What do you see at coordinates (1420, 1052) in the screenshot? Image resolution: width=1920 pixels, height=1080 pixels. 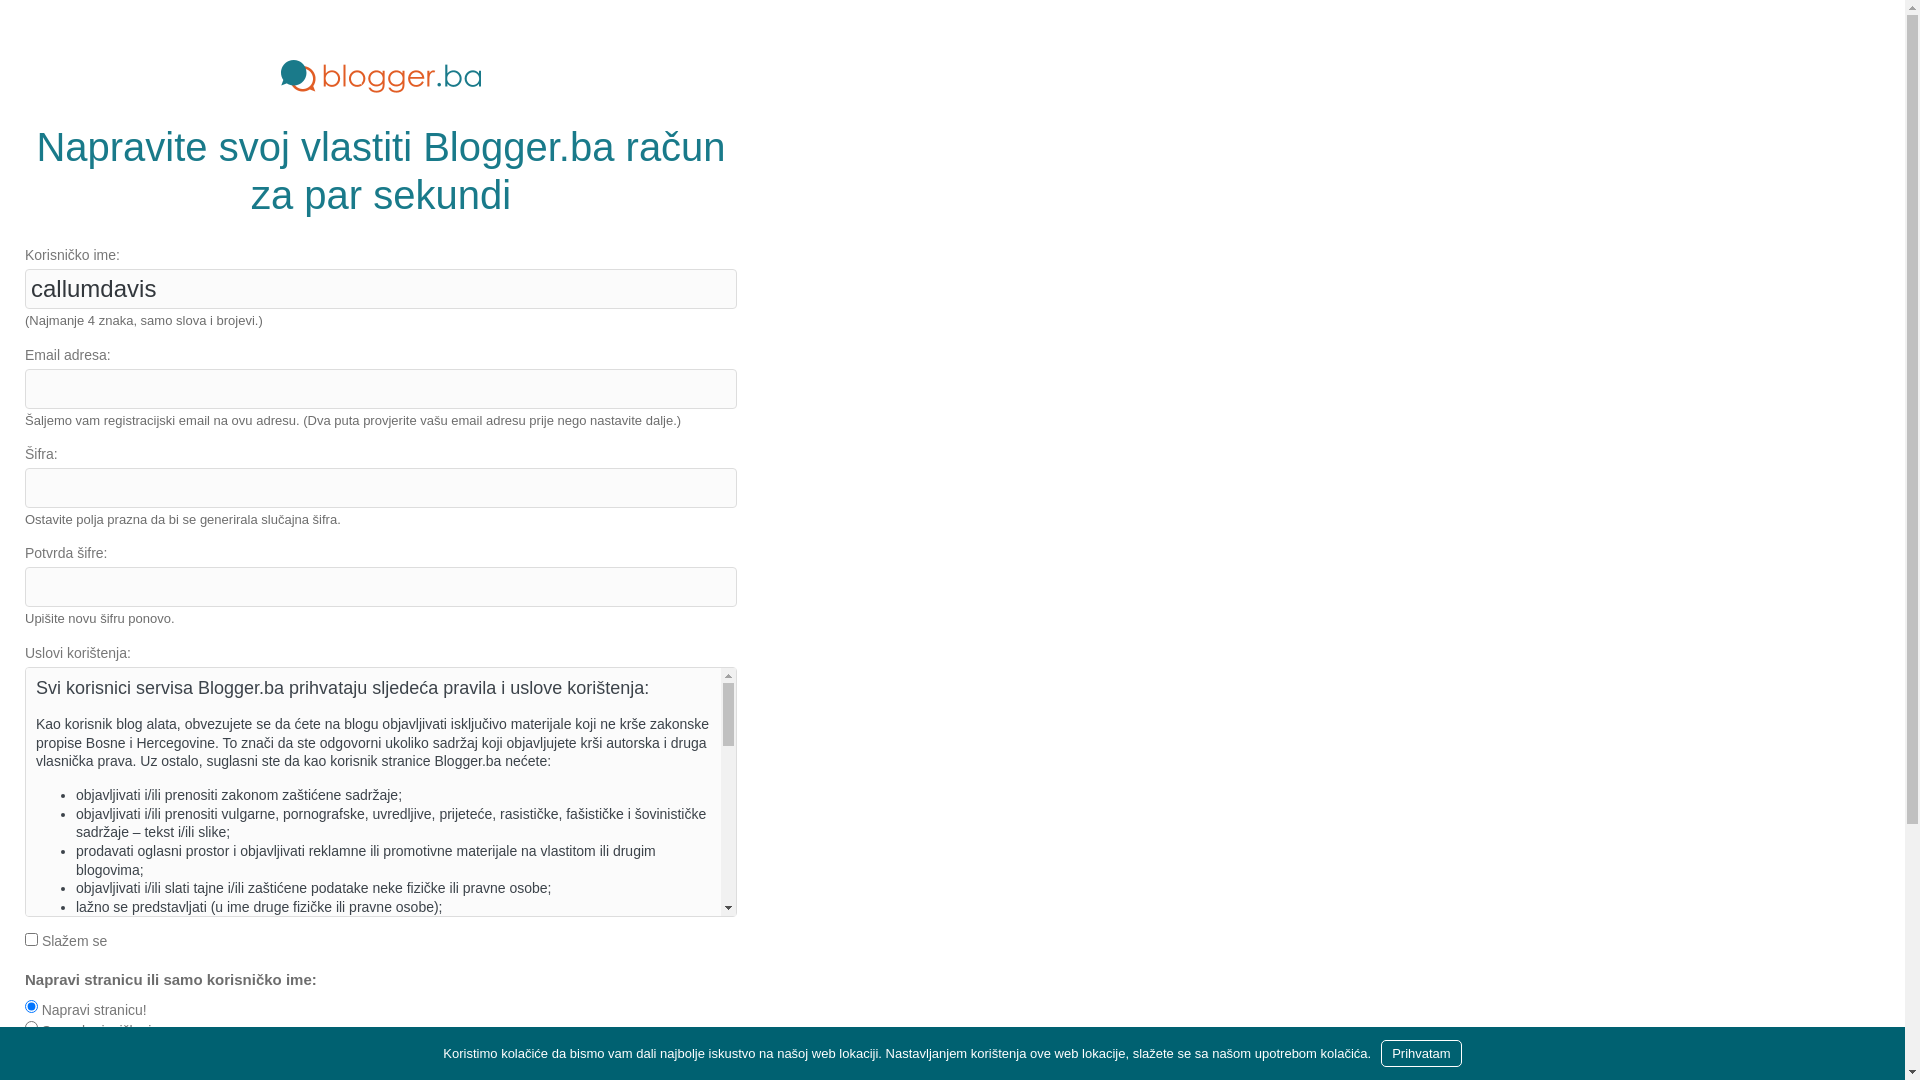 I see `'Prihvatam'` at bounding box center [1420, 1052].